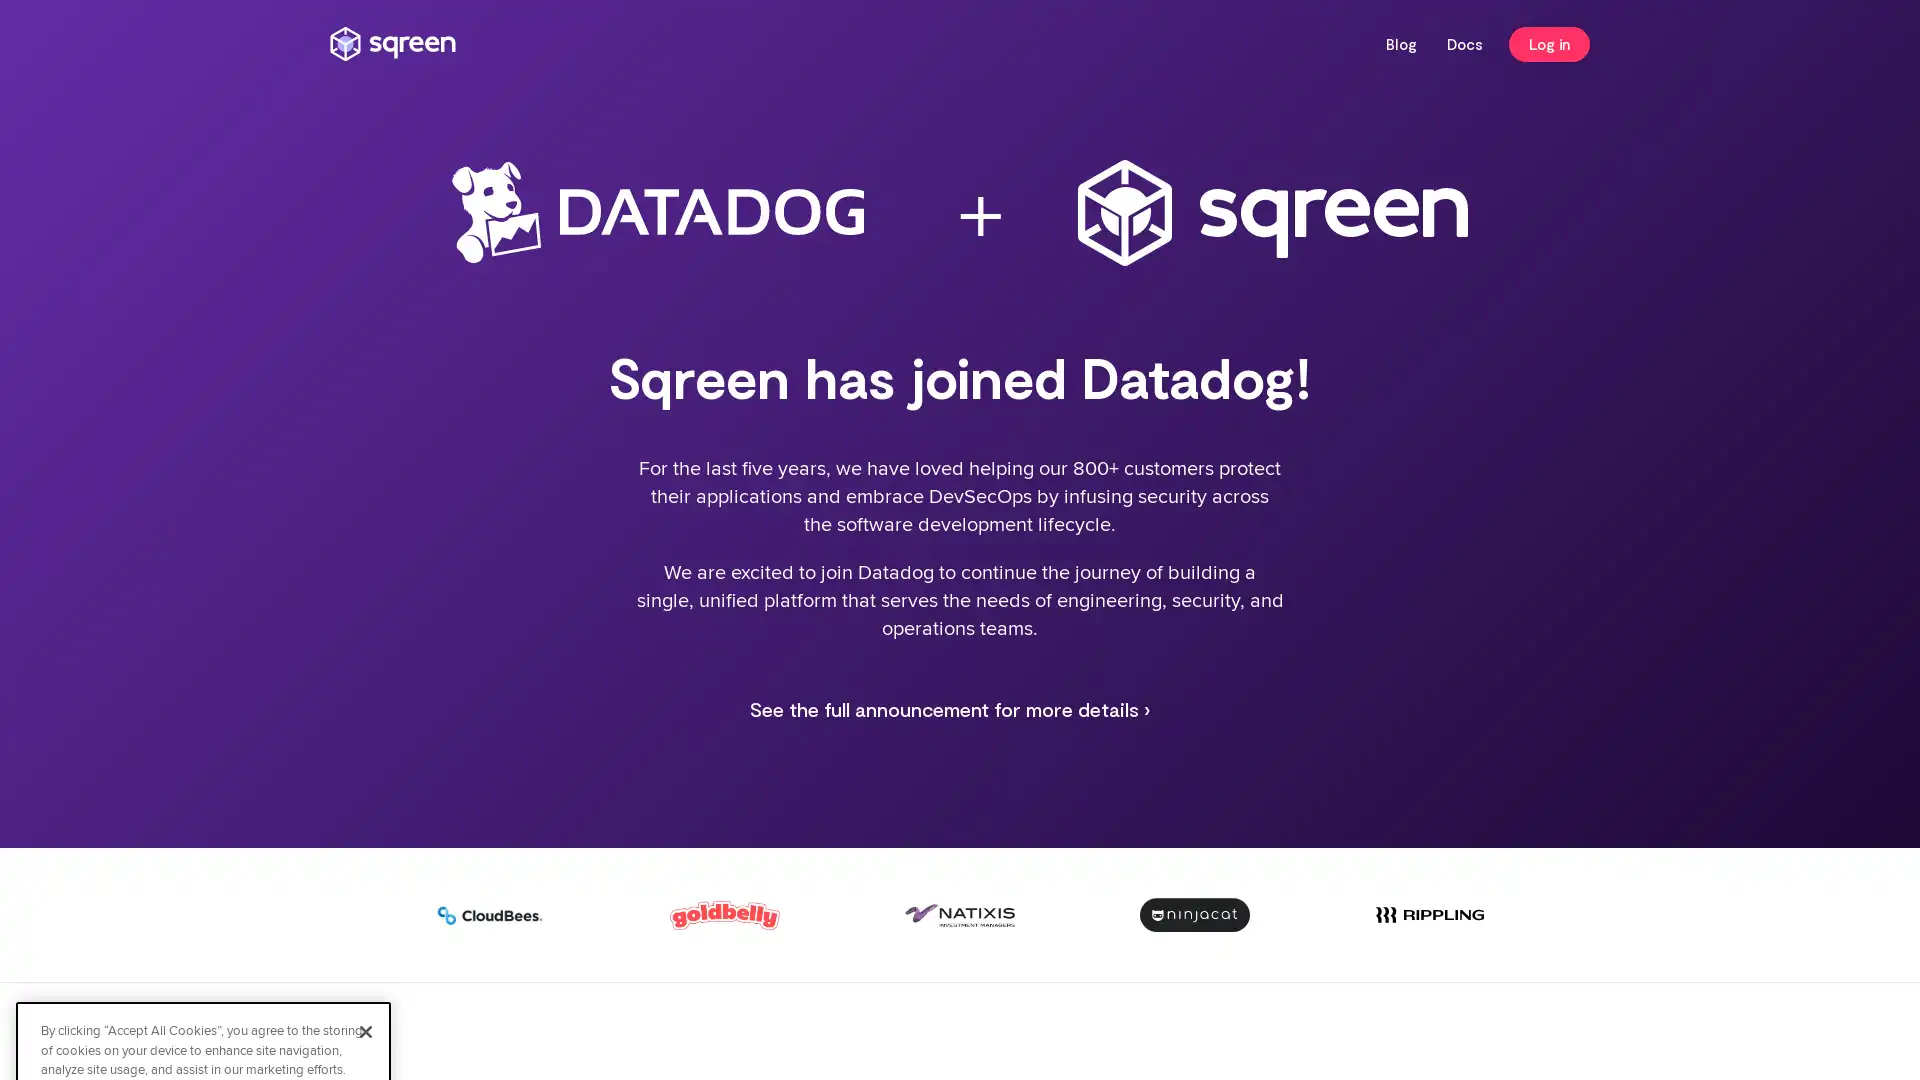 The width and height of the screenshot is (1920, 1080). What do you see at coordinates (203, 951) in the screenshot?
I see `Accept All Cookies` at bounding box center [203, 951].